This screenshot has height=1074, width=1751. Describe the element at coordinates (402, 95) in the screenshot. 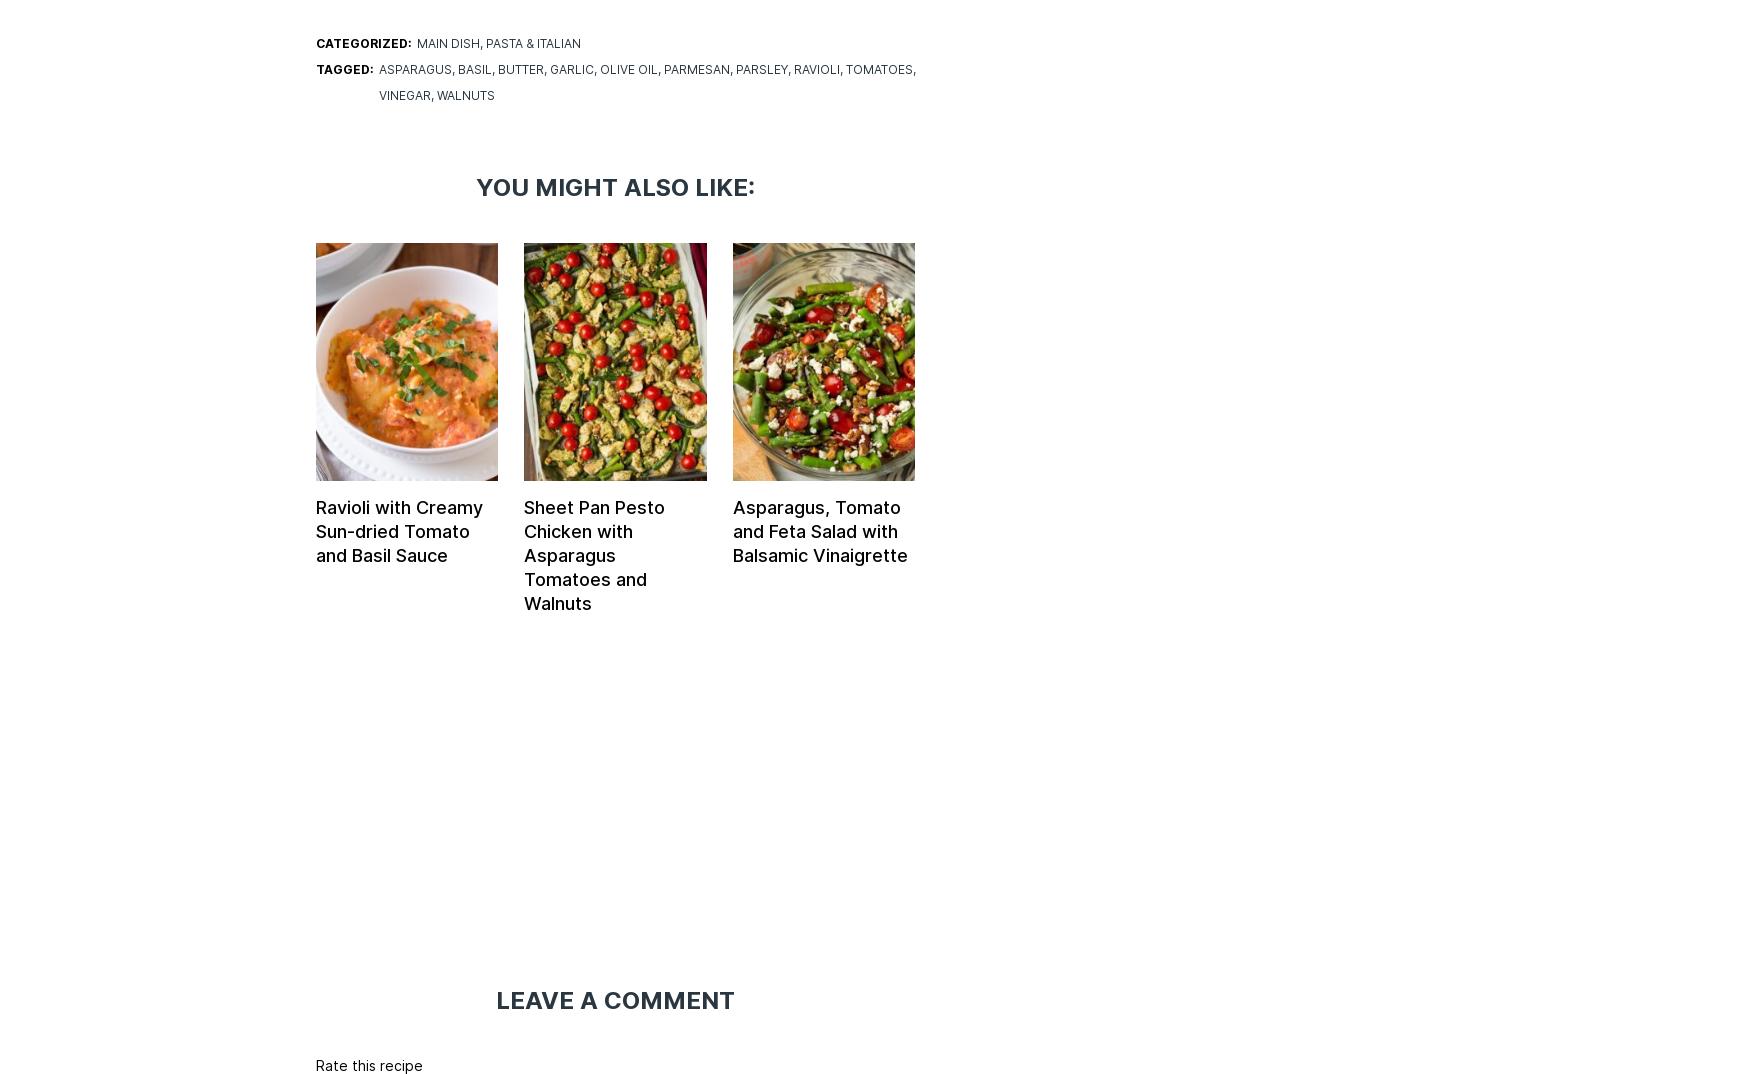

I see `'vinegar'` at that location.